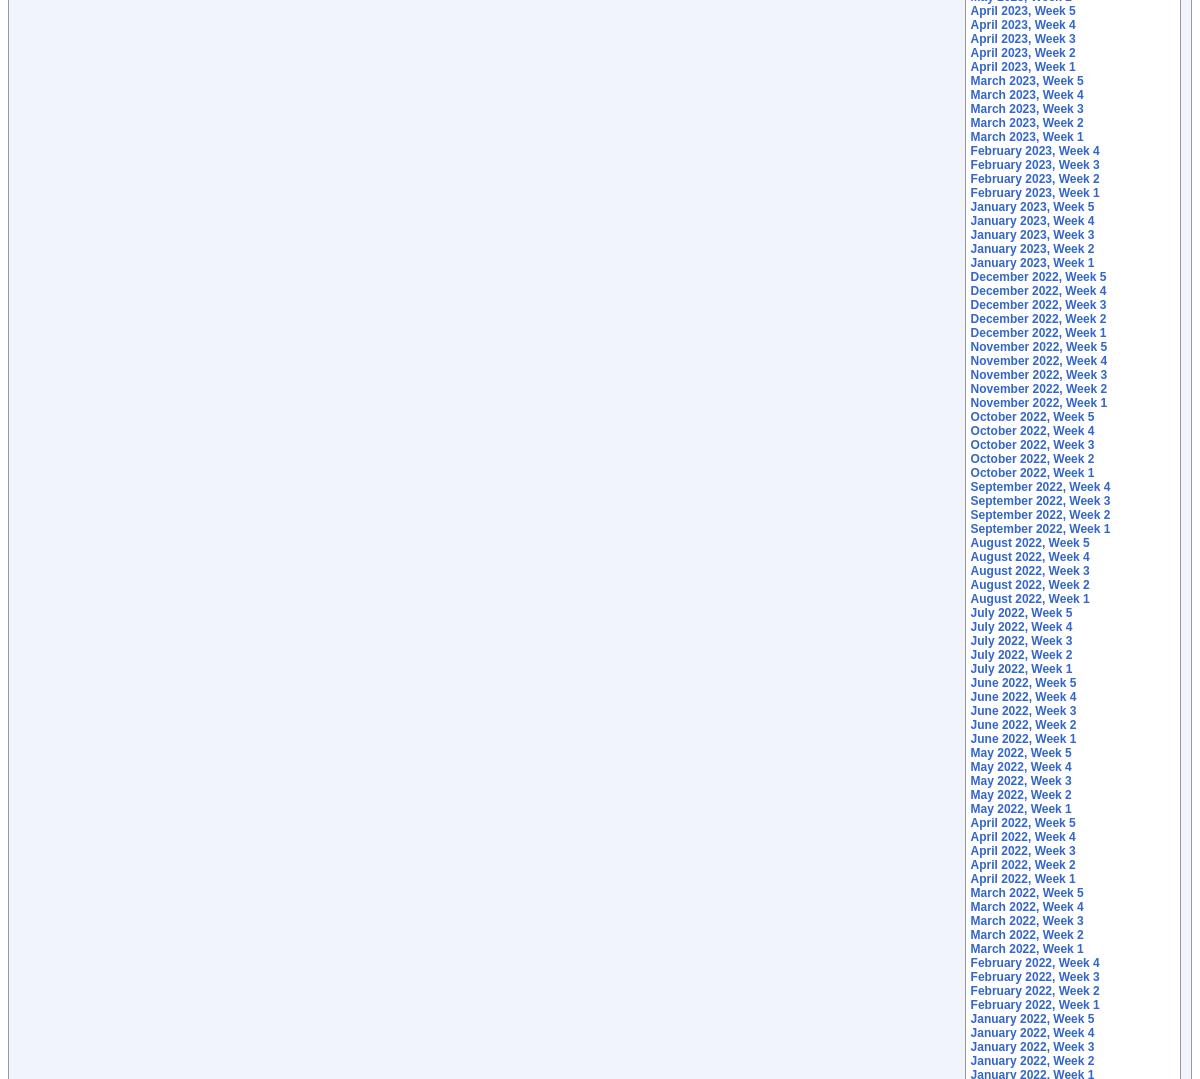 Image resolution: width=1200 pixels, height=1079 pixels. Describe the element at coordinates (1022, 51) in the screenshot. I see `'April 2023, Week 2'` at that location.